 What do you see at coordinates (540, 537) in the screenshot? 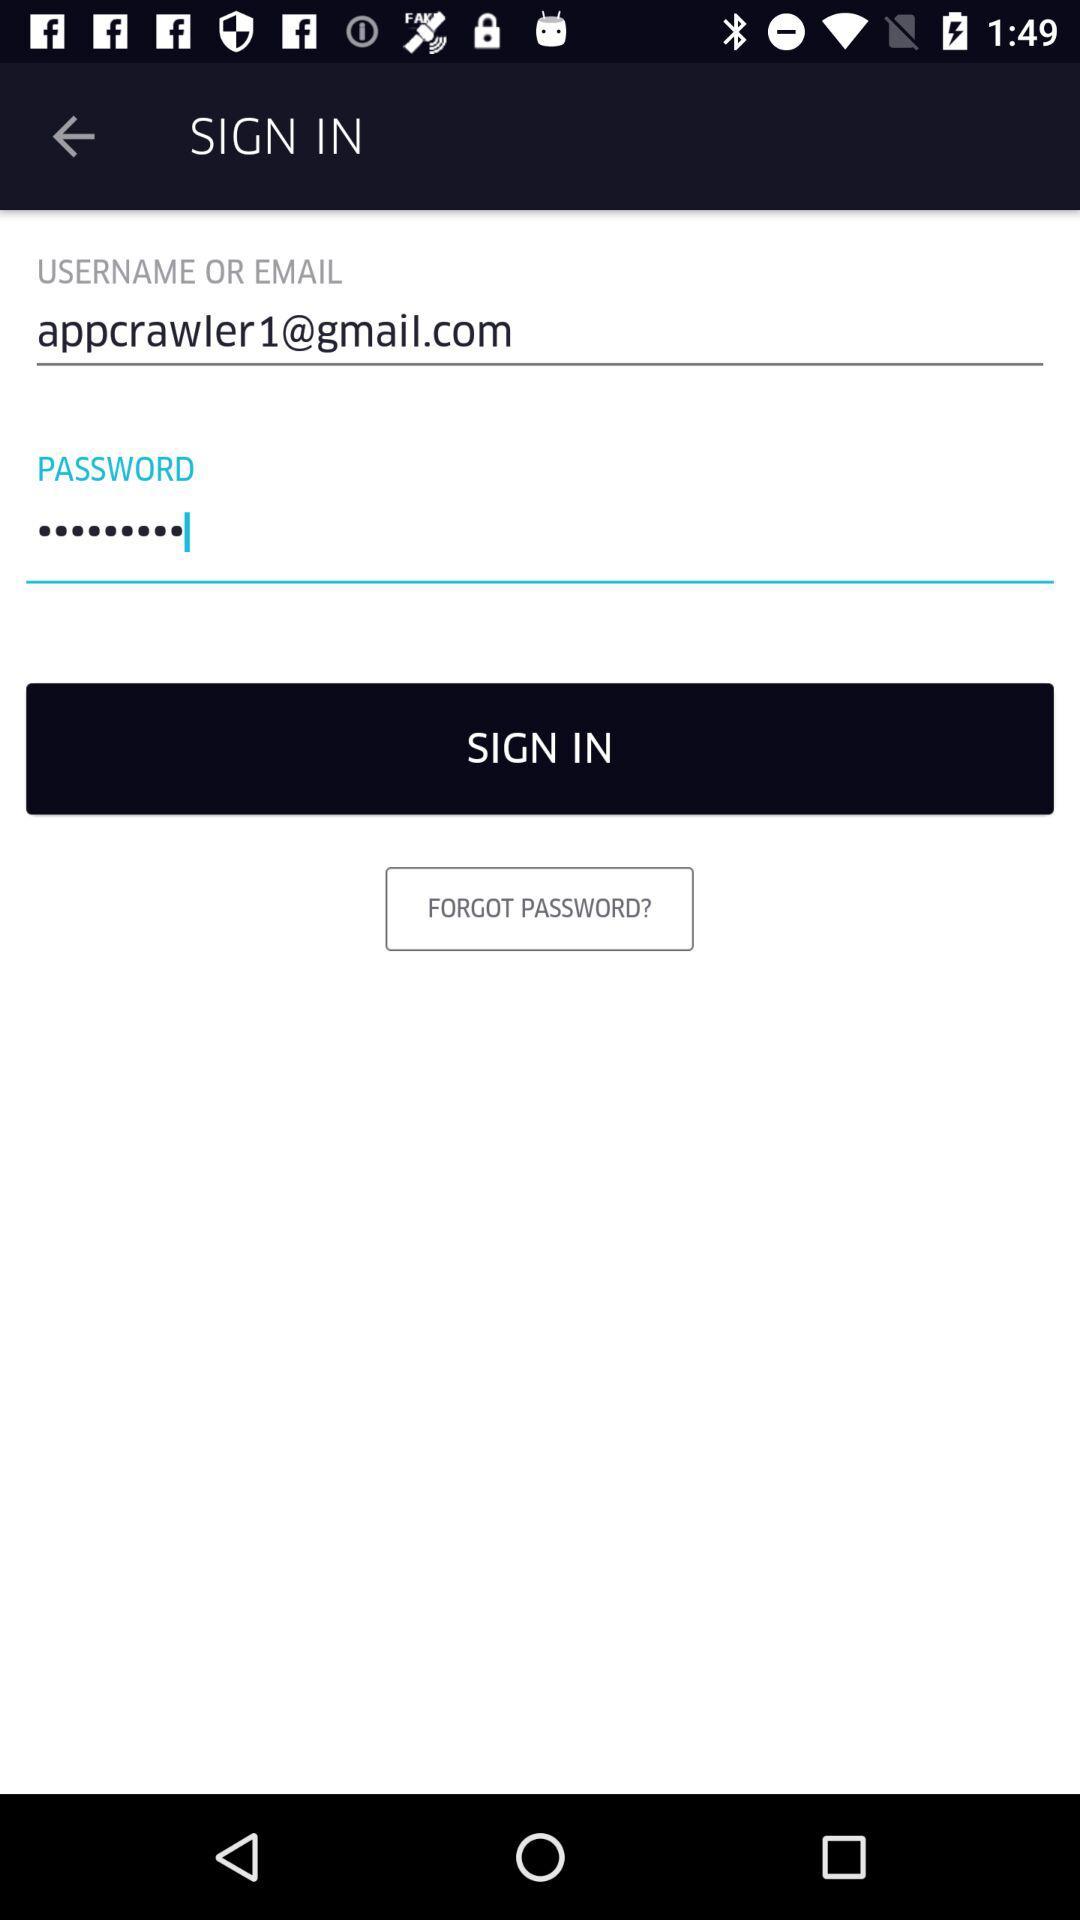
I see `crowd3116 item` at bounding box center [540, 537].